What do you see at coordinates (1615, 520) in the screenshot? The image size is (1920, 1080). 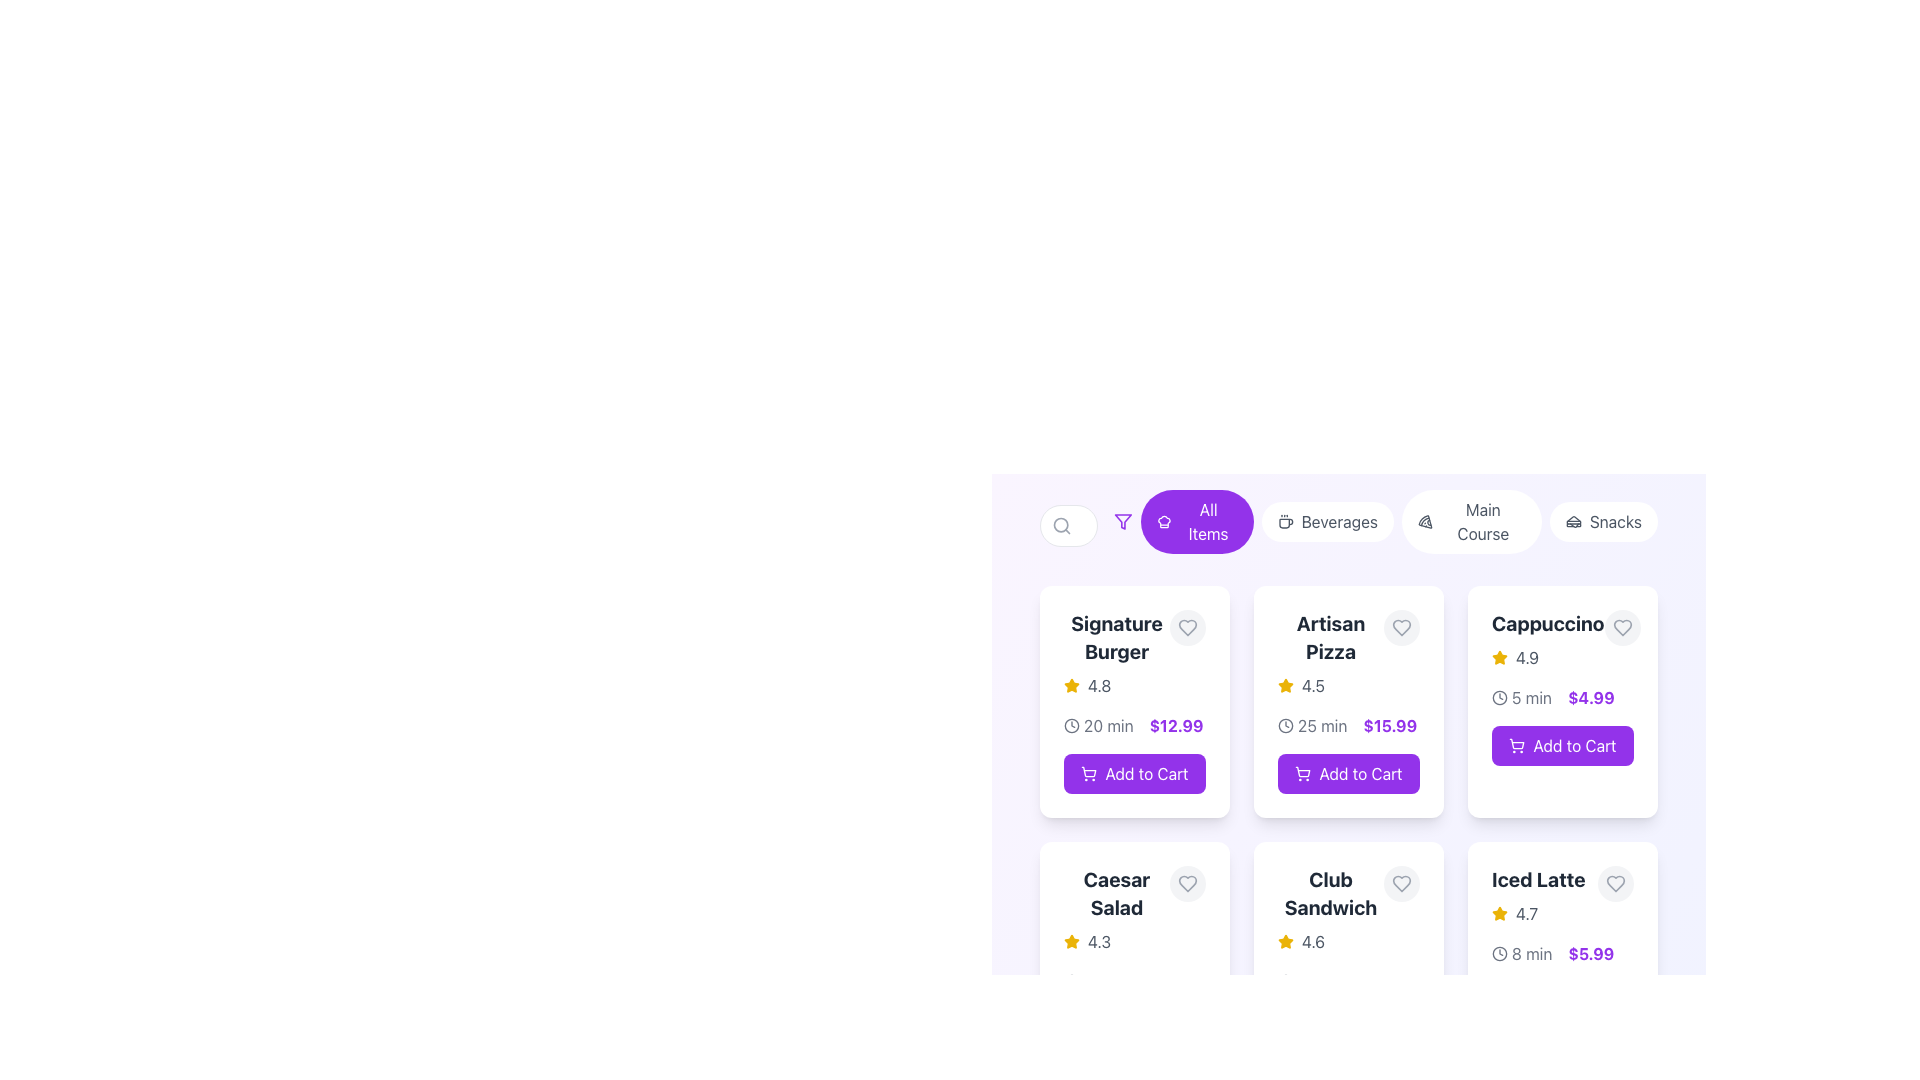 I see `the 'Snacks' label` at bounding box center [1615, 520].